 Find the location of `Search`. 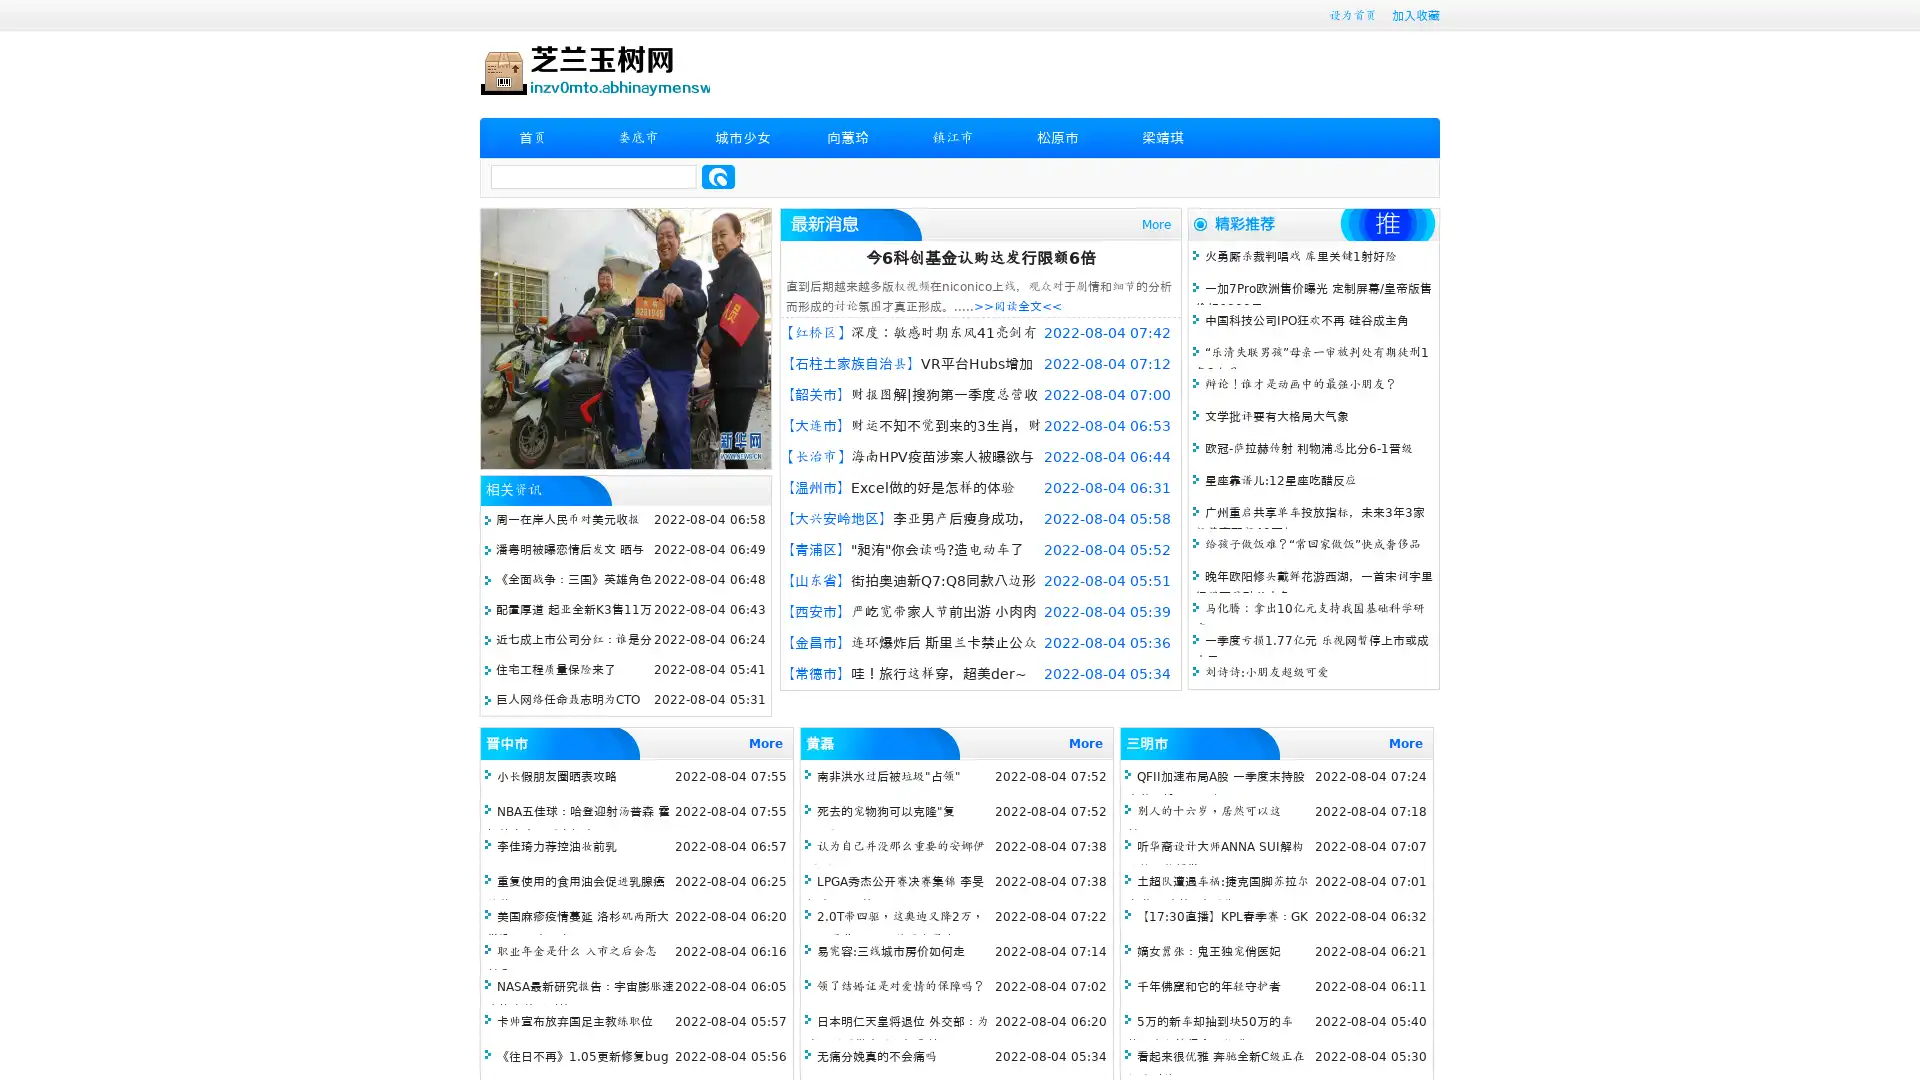

Search is located at coordinates (718, 176).